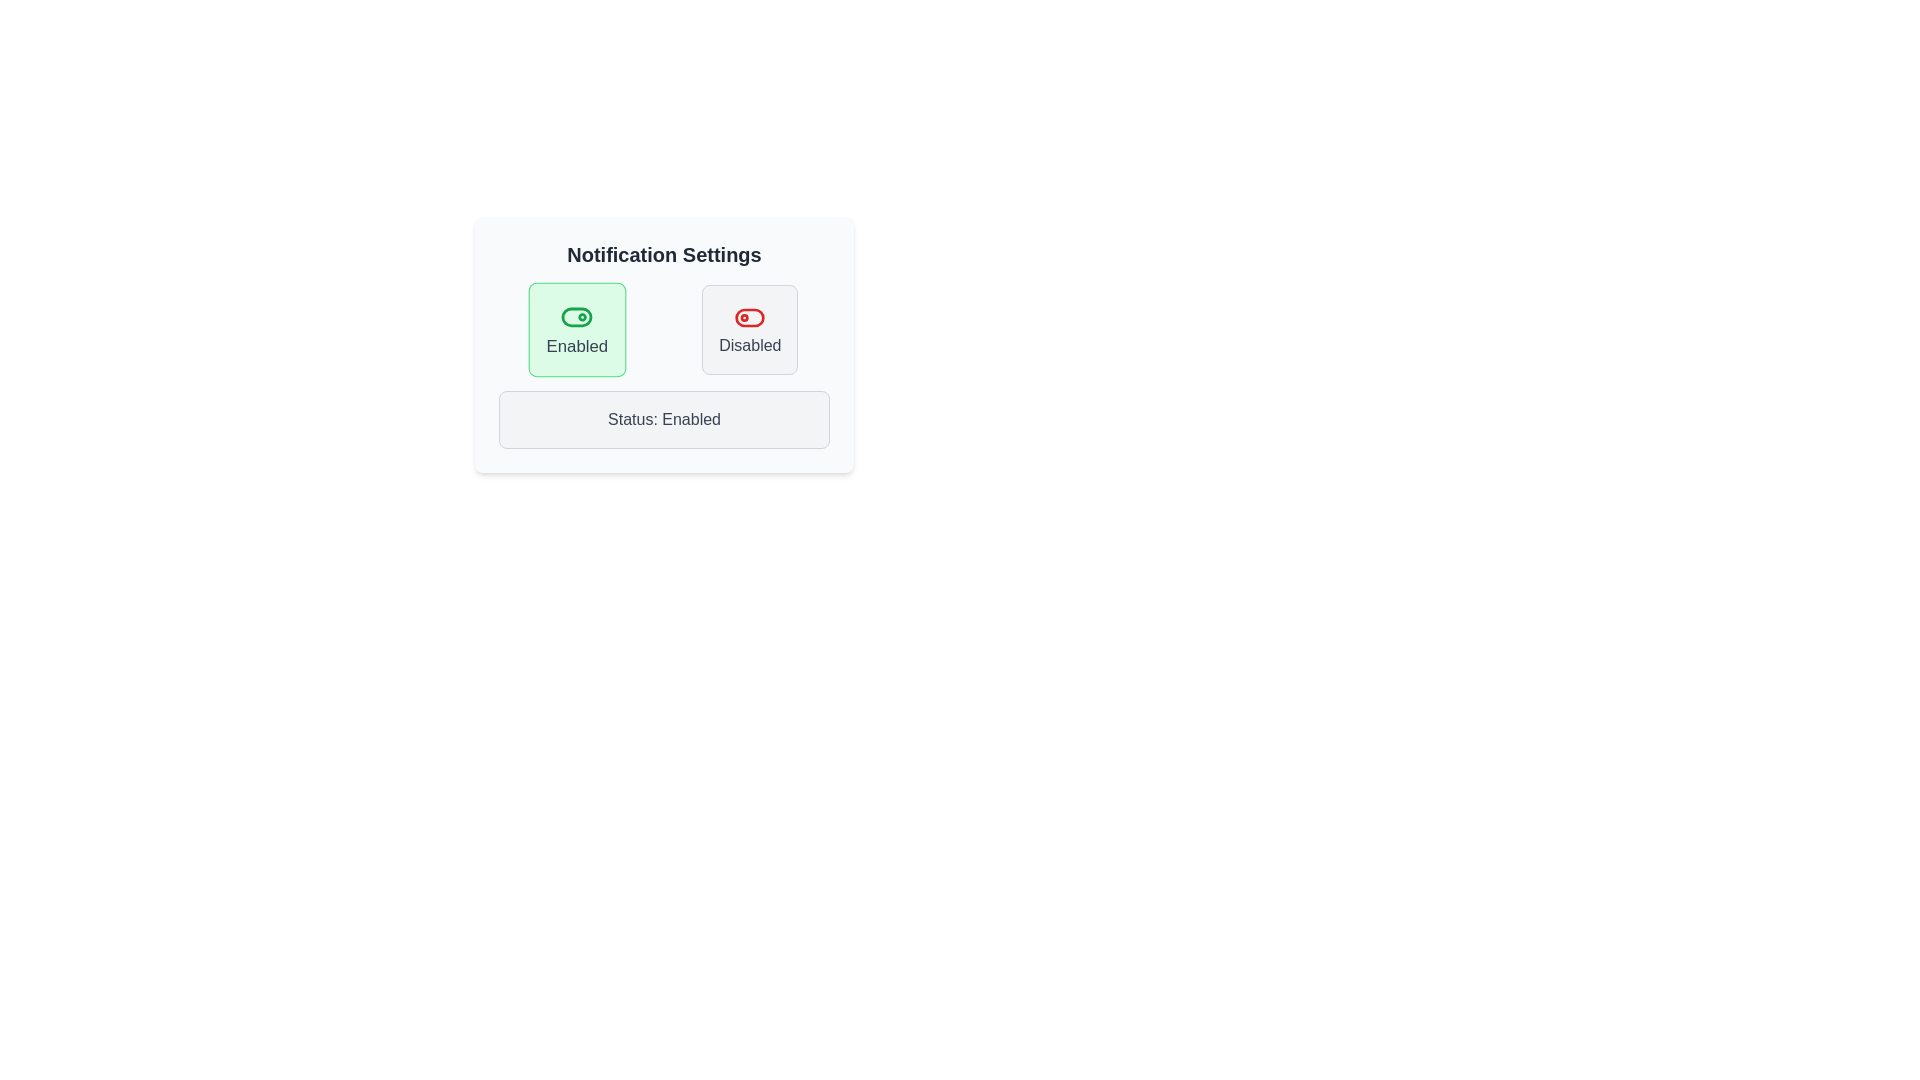 This screenshot has width=1920, height=1080. I want to click on the Toggle group component labeled 'Enabled' and 'Disabled', so click(664, 329).